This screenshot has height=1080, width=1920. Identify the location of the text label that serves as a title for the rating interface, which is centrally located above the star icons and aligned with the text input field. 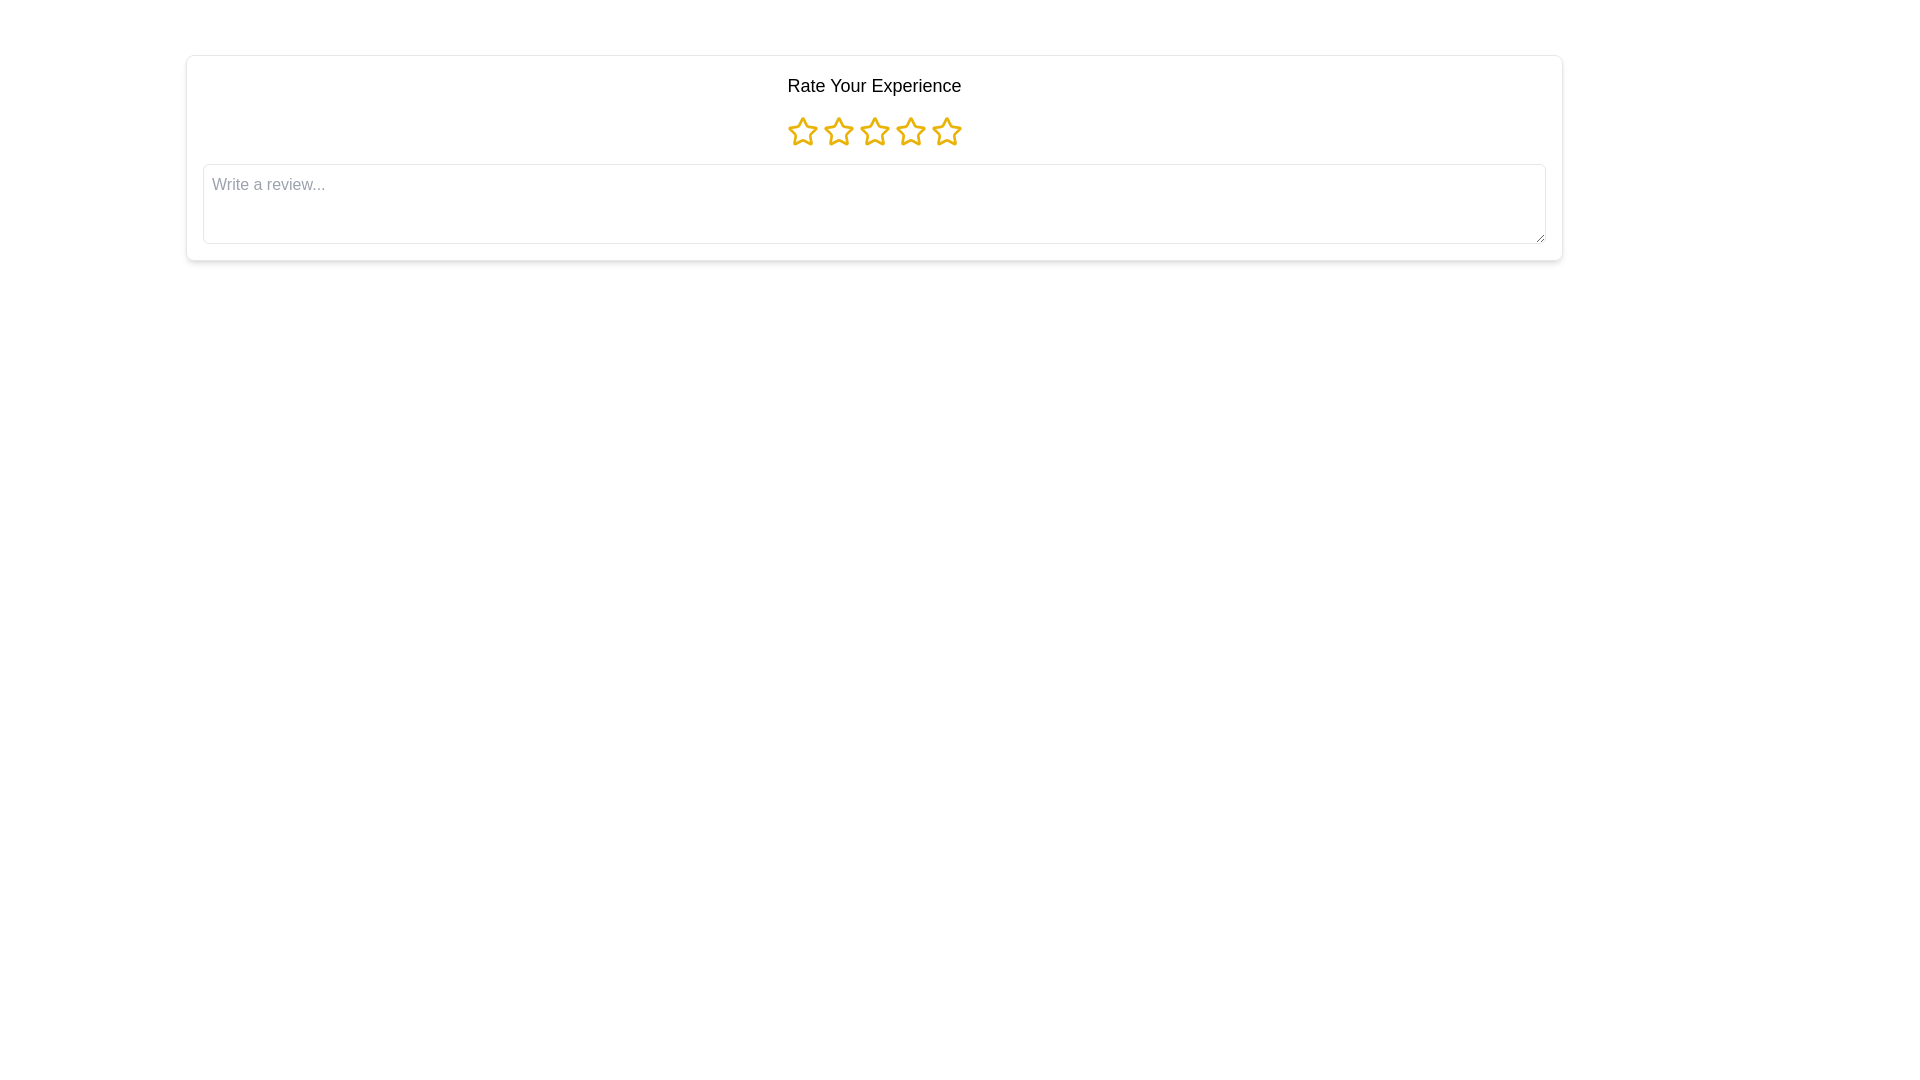
(874, 84).